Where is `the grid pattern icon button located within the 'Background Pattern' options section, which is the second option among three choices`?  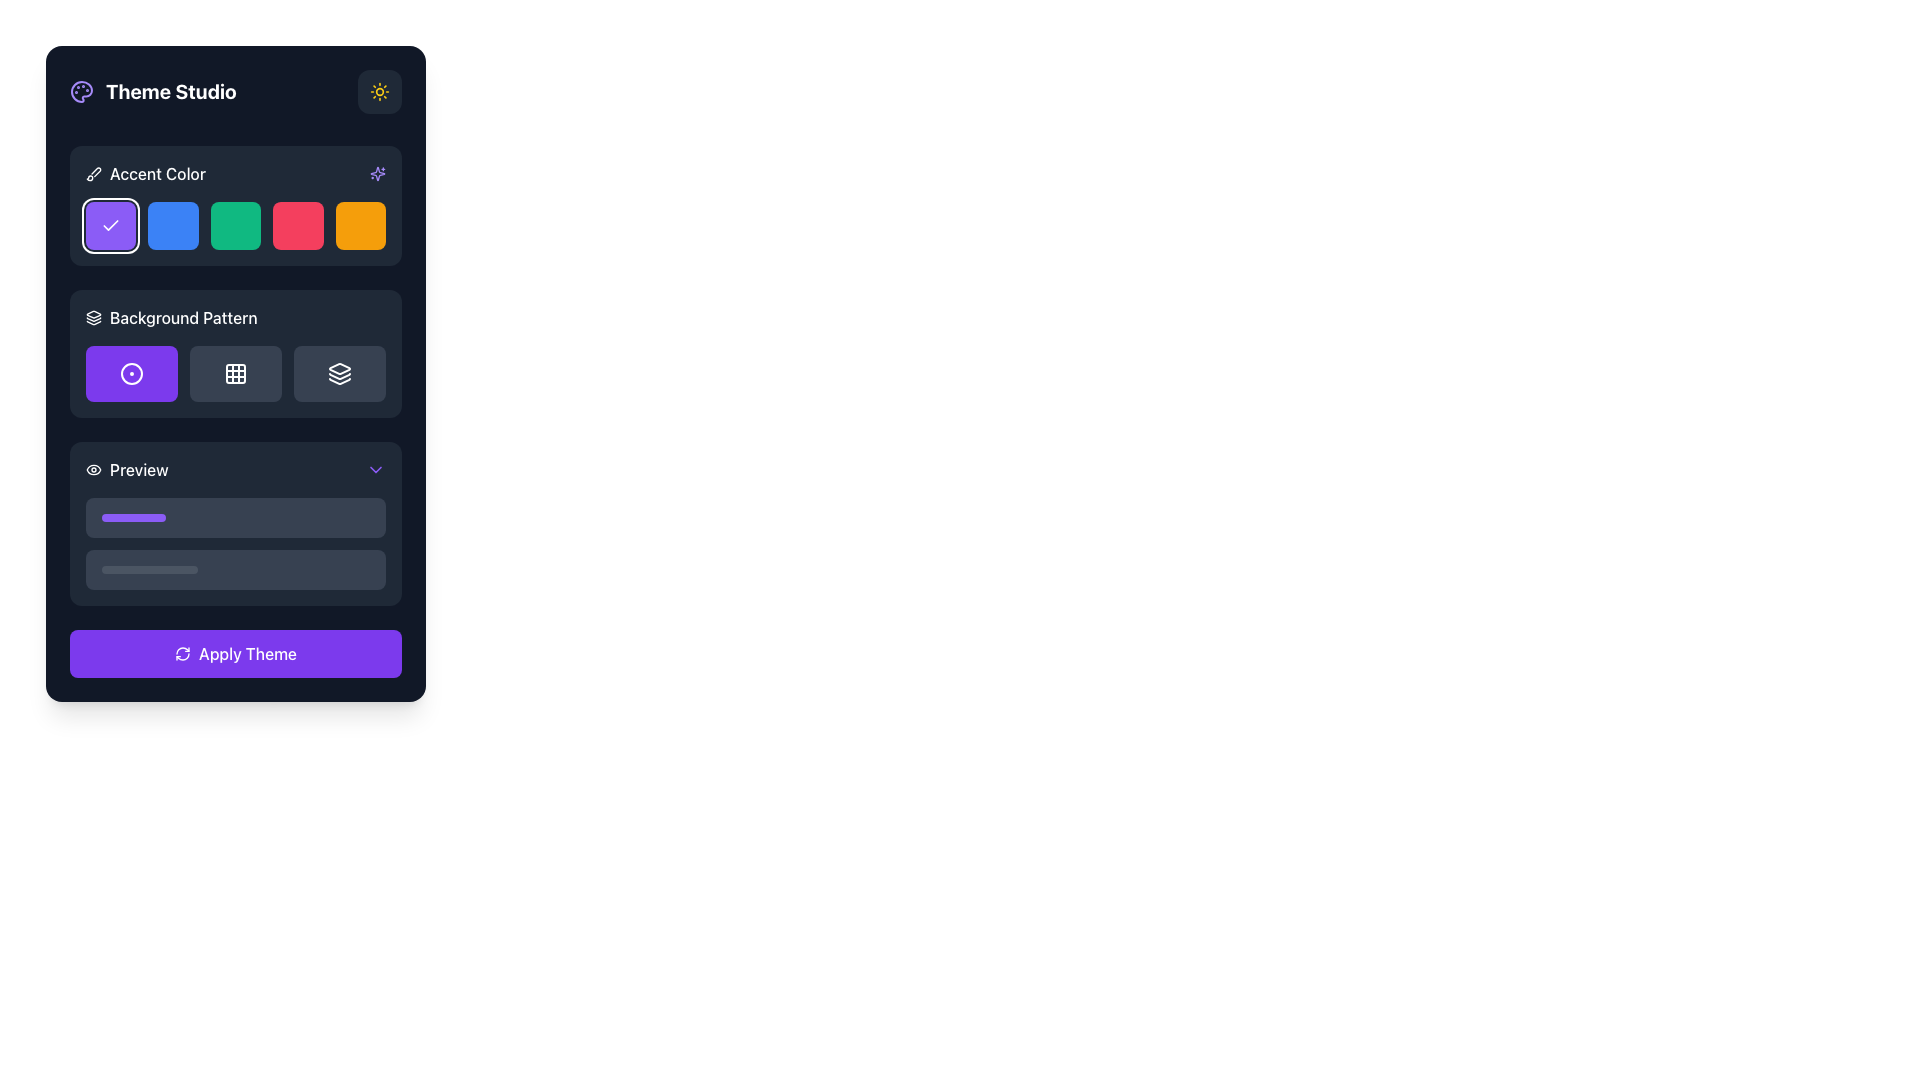
the grid pattern icon button located within the 'Background Pattern' options section, which is the second option among three choices is located at coordinates (235, 374).